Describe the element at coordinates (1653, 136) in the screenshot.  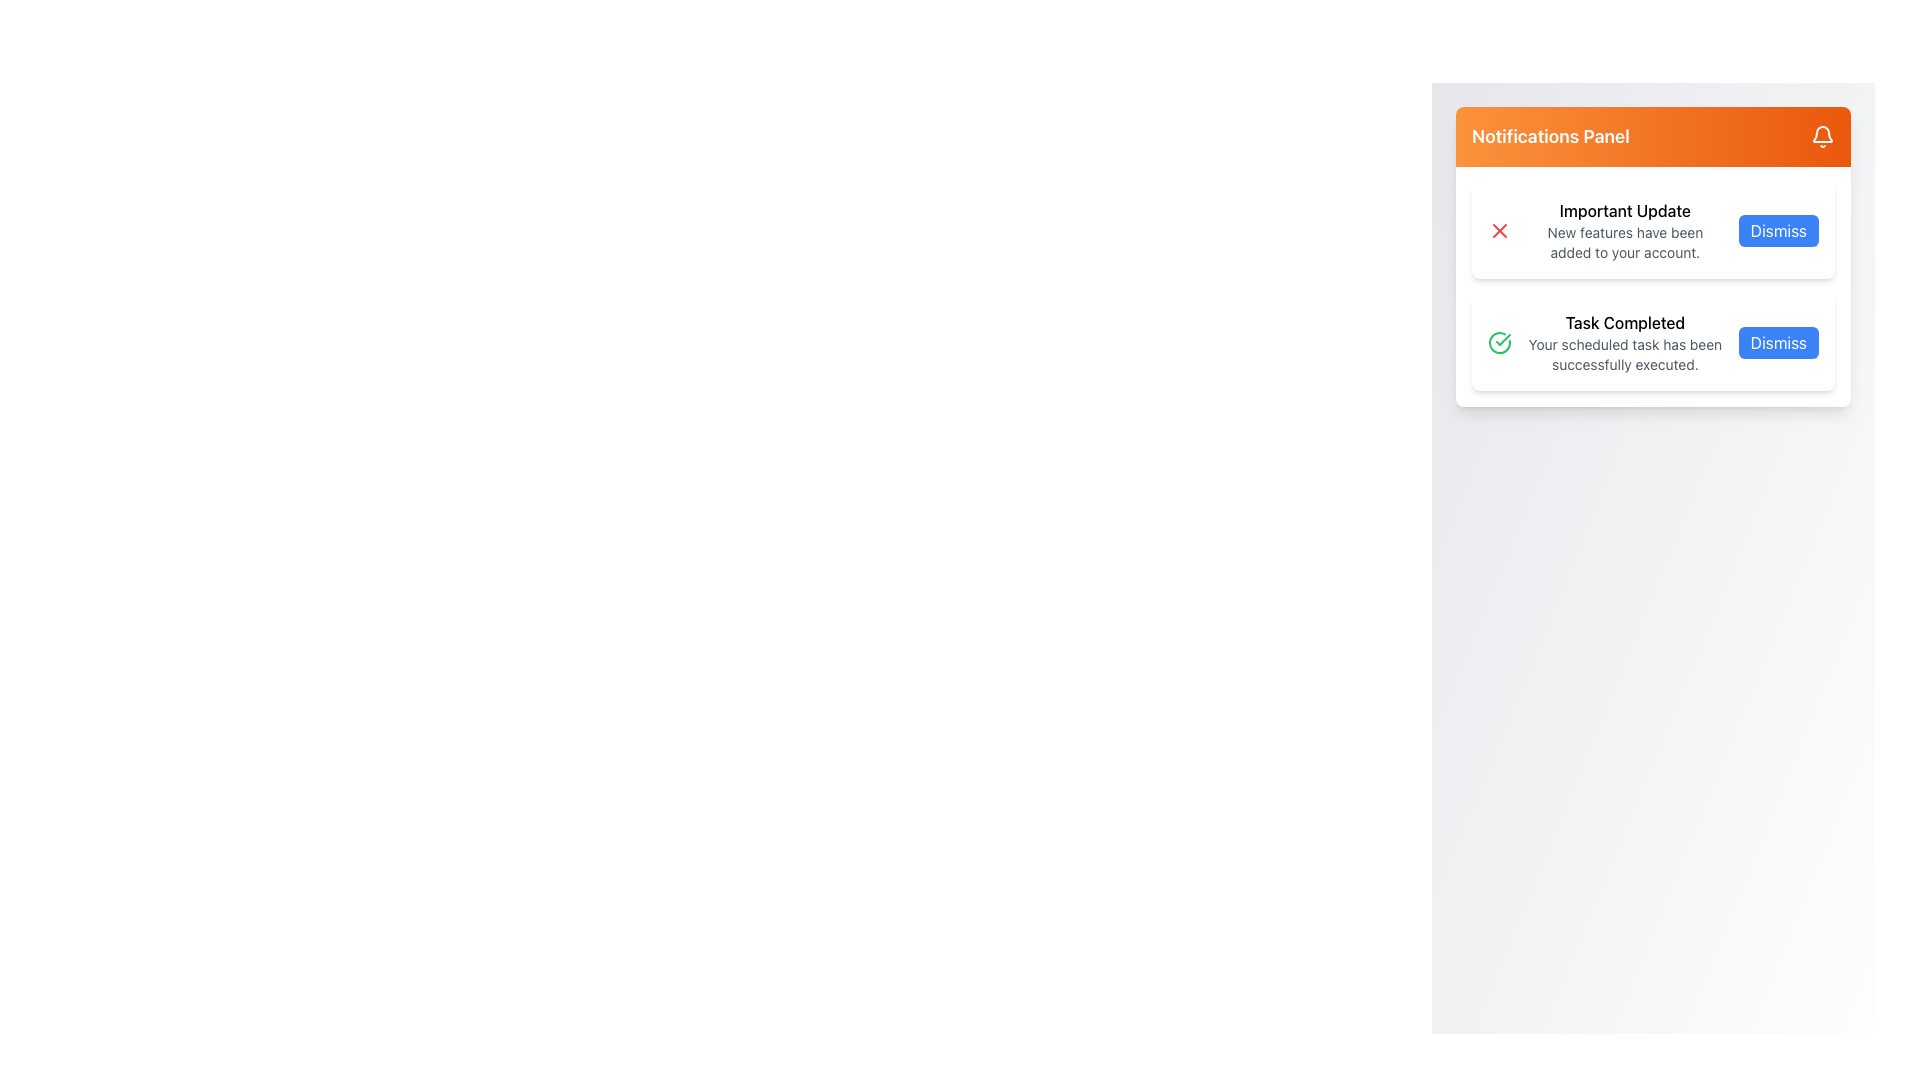
I see `title of the header bar that displays 'Notifications Panel' with a gradient background from orange to red` at that location.